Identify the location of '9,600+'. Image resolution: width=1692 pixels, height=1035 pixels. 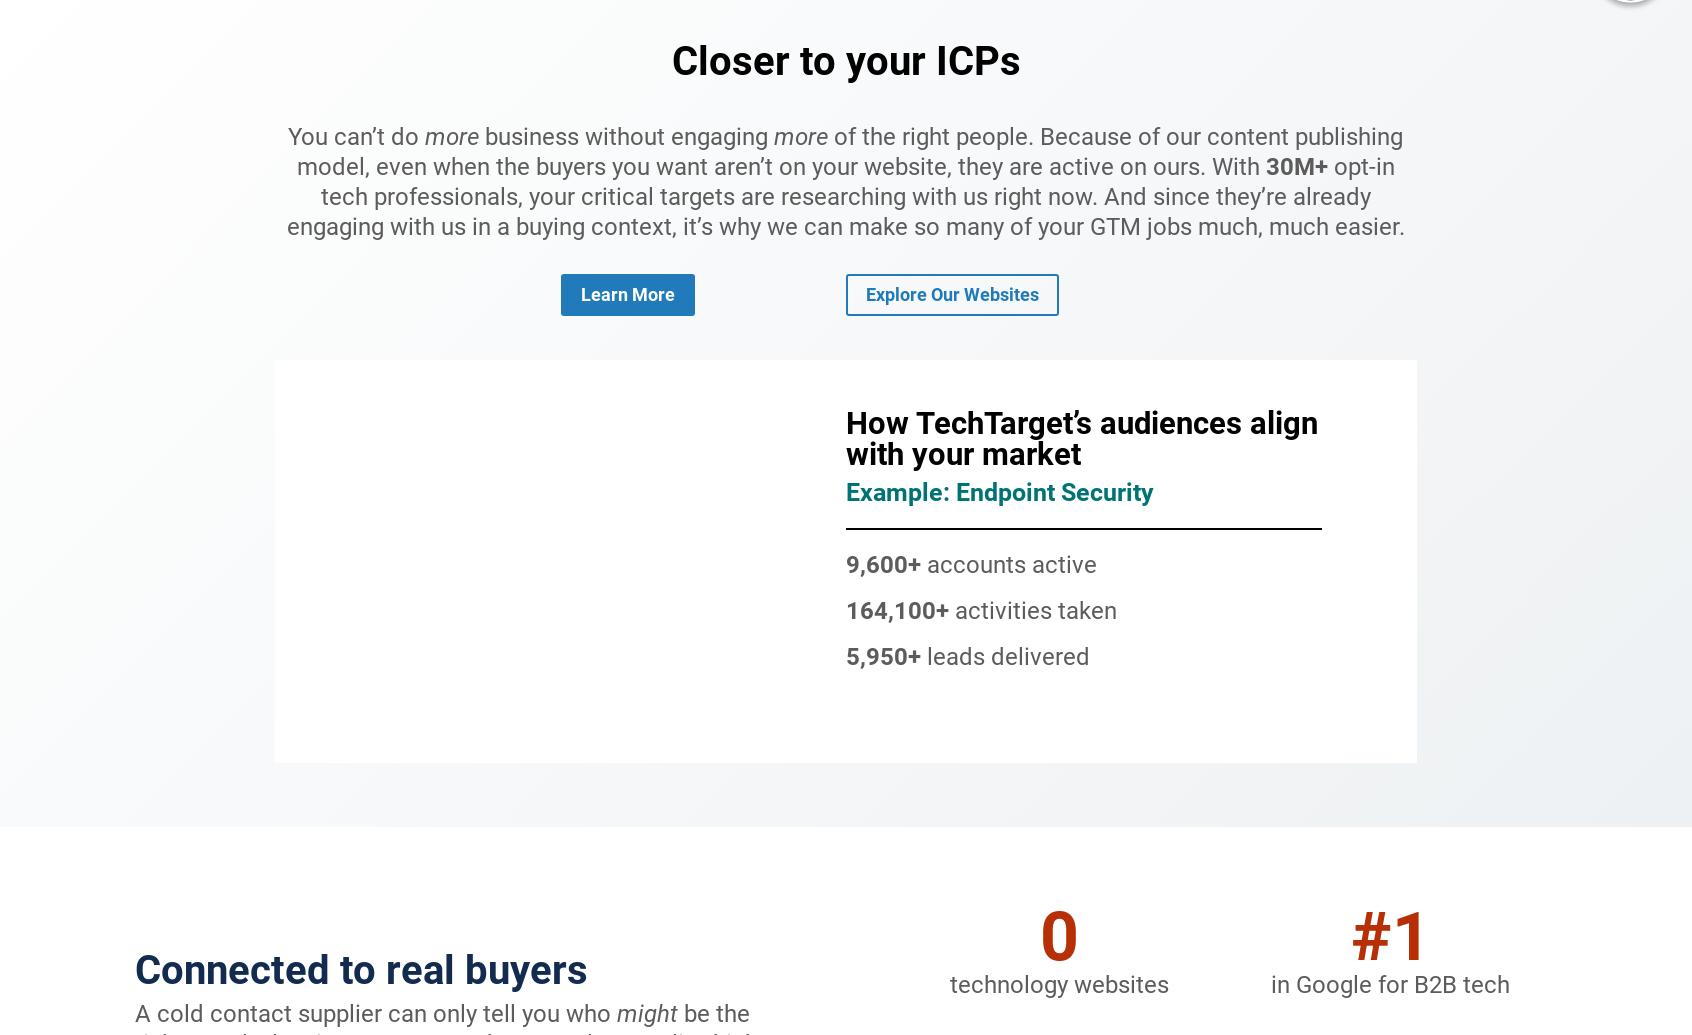
(885, 564).